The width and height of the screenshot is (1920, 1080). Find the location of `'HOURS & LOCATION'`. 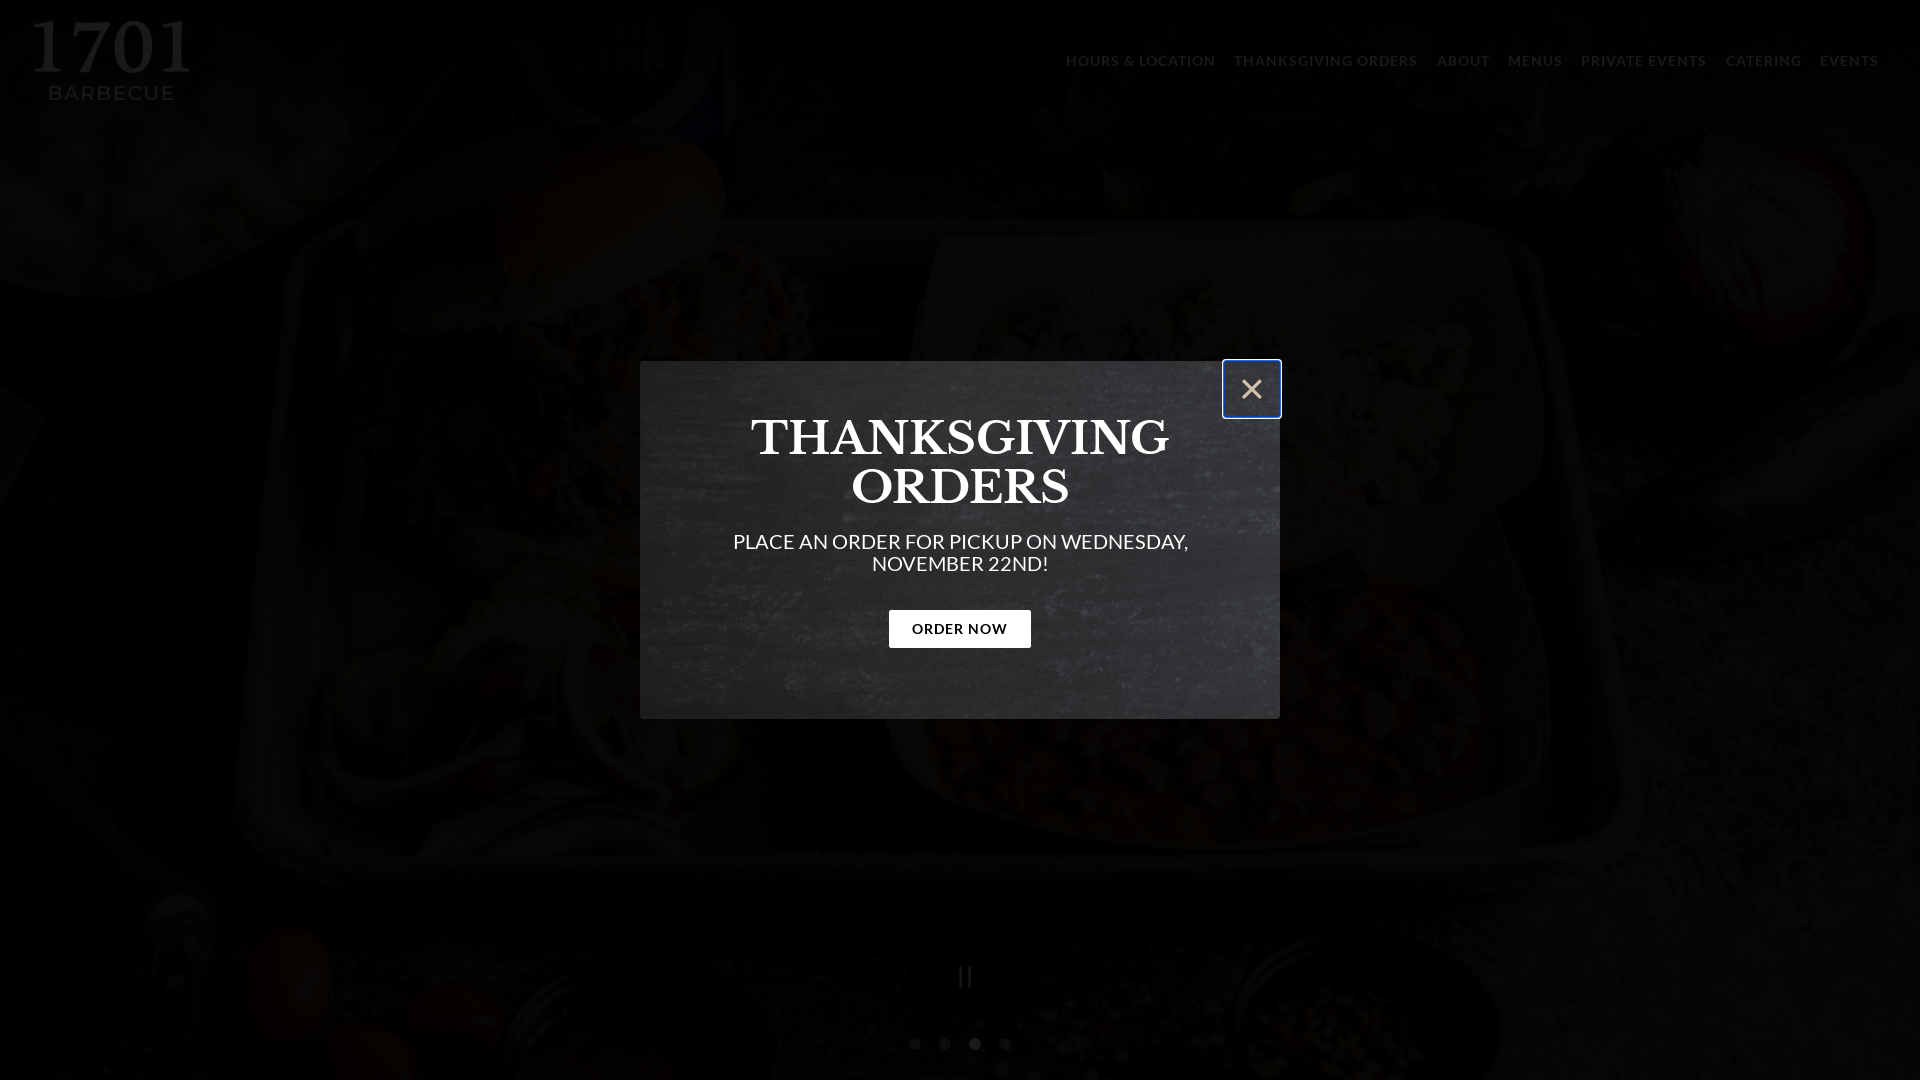

'HOURS & LOCATION' is located at coordinates (1058, 59).